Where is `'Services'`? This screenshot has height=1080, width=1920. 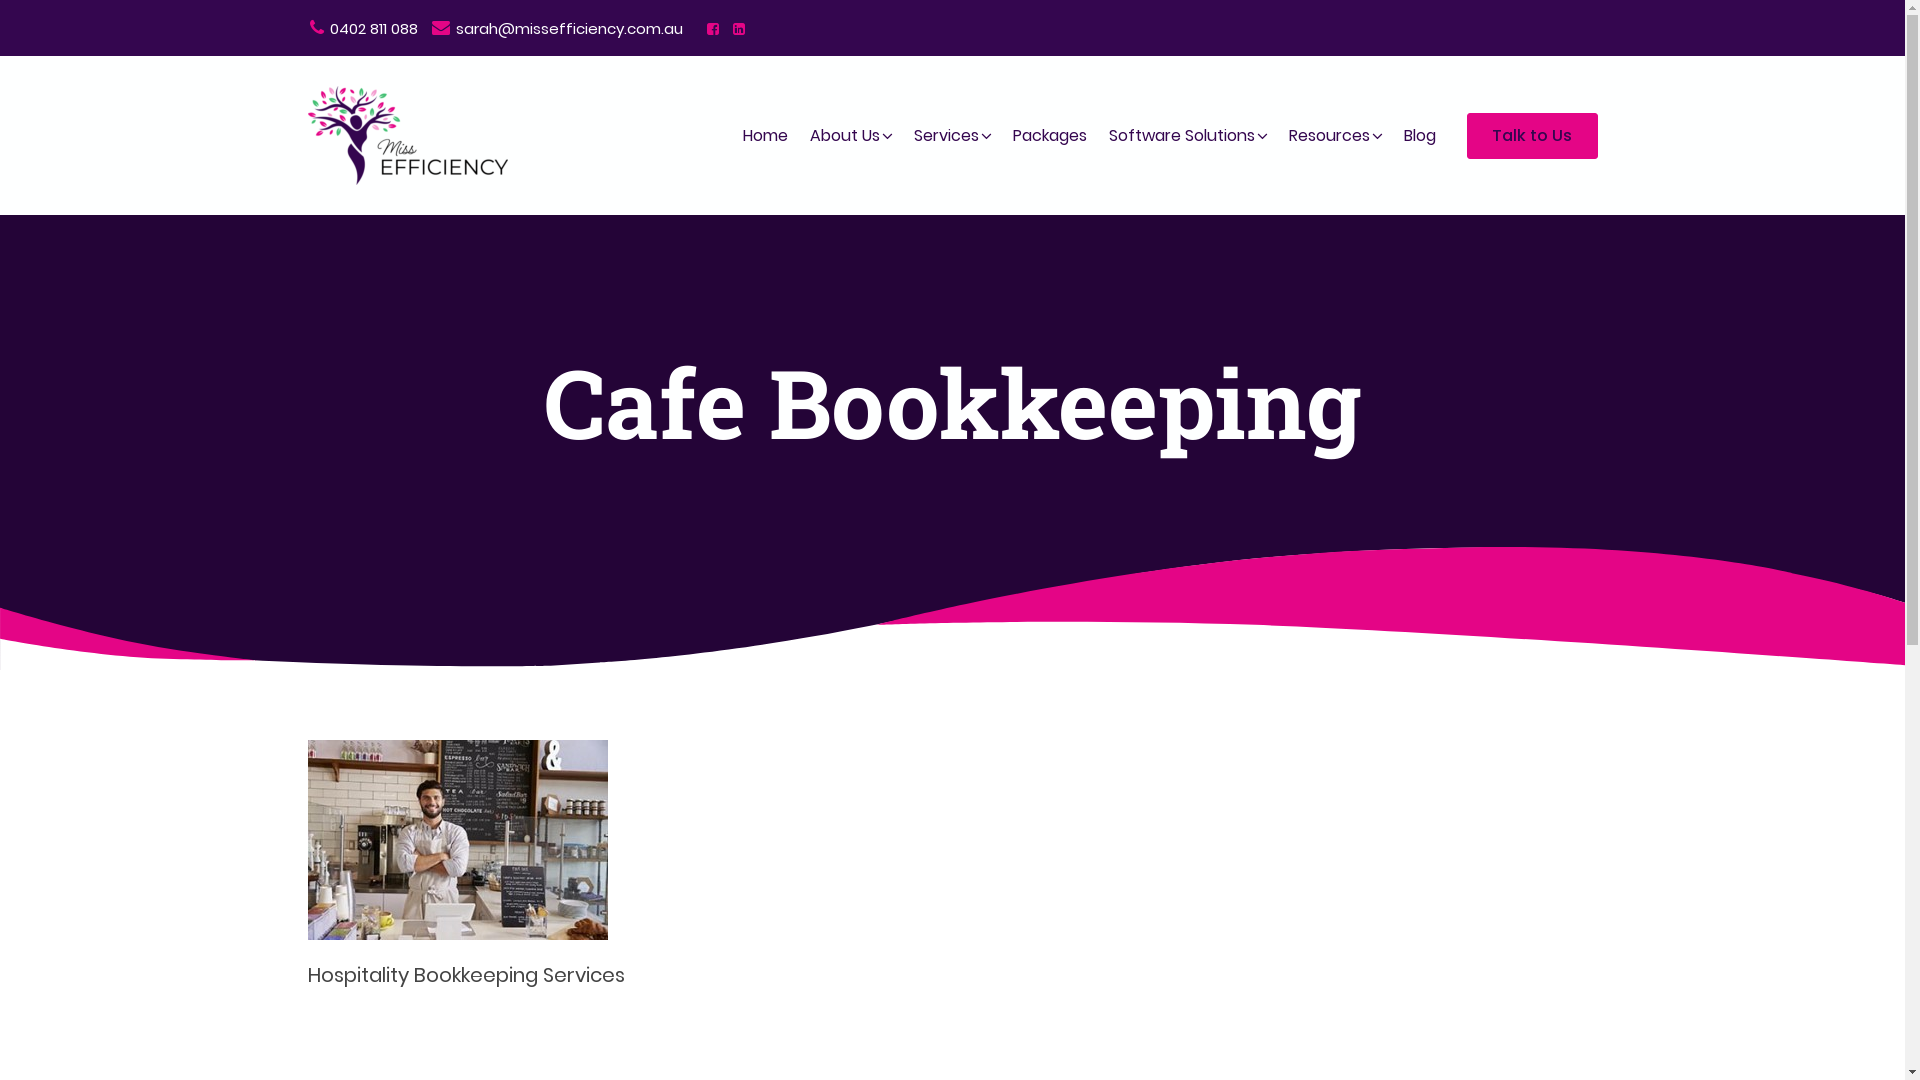
'Services' is located at coordinates (944, 135).